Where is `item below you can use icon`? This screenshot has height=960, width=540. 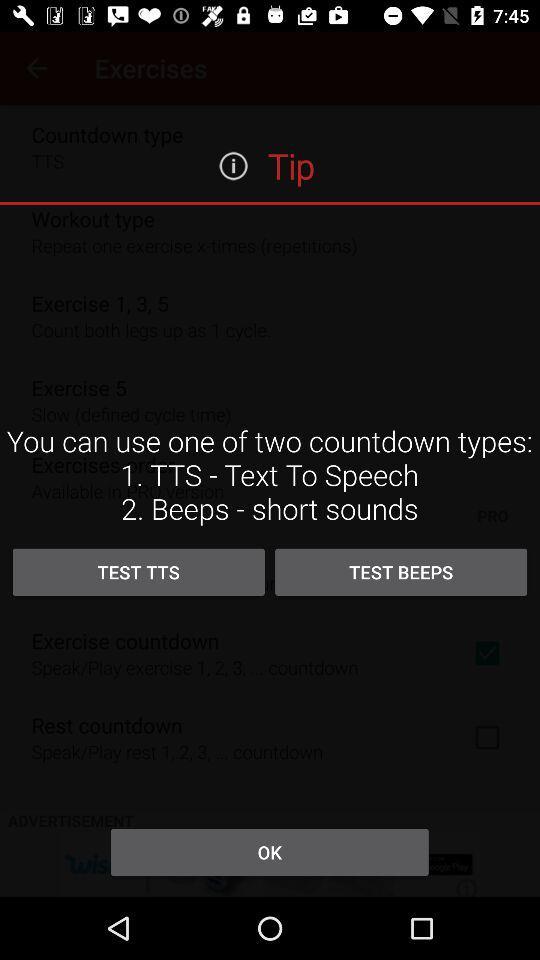 item below you can use icon is located at coordinates (137, 572).